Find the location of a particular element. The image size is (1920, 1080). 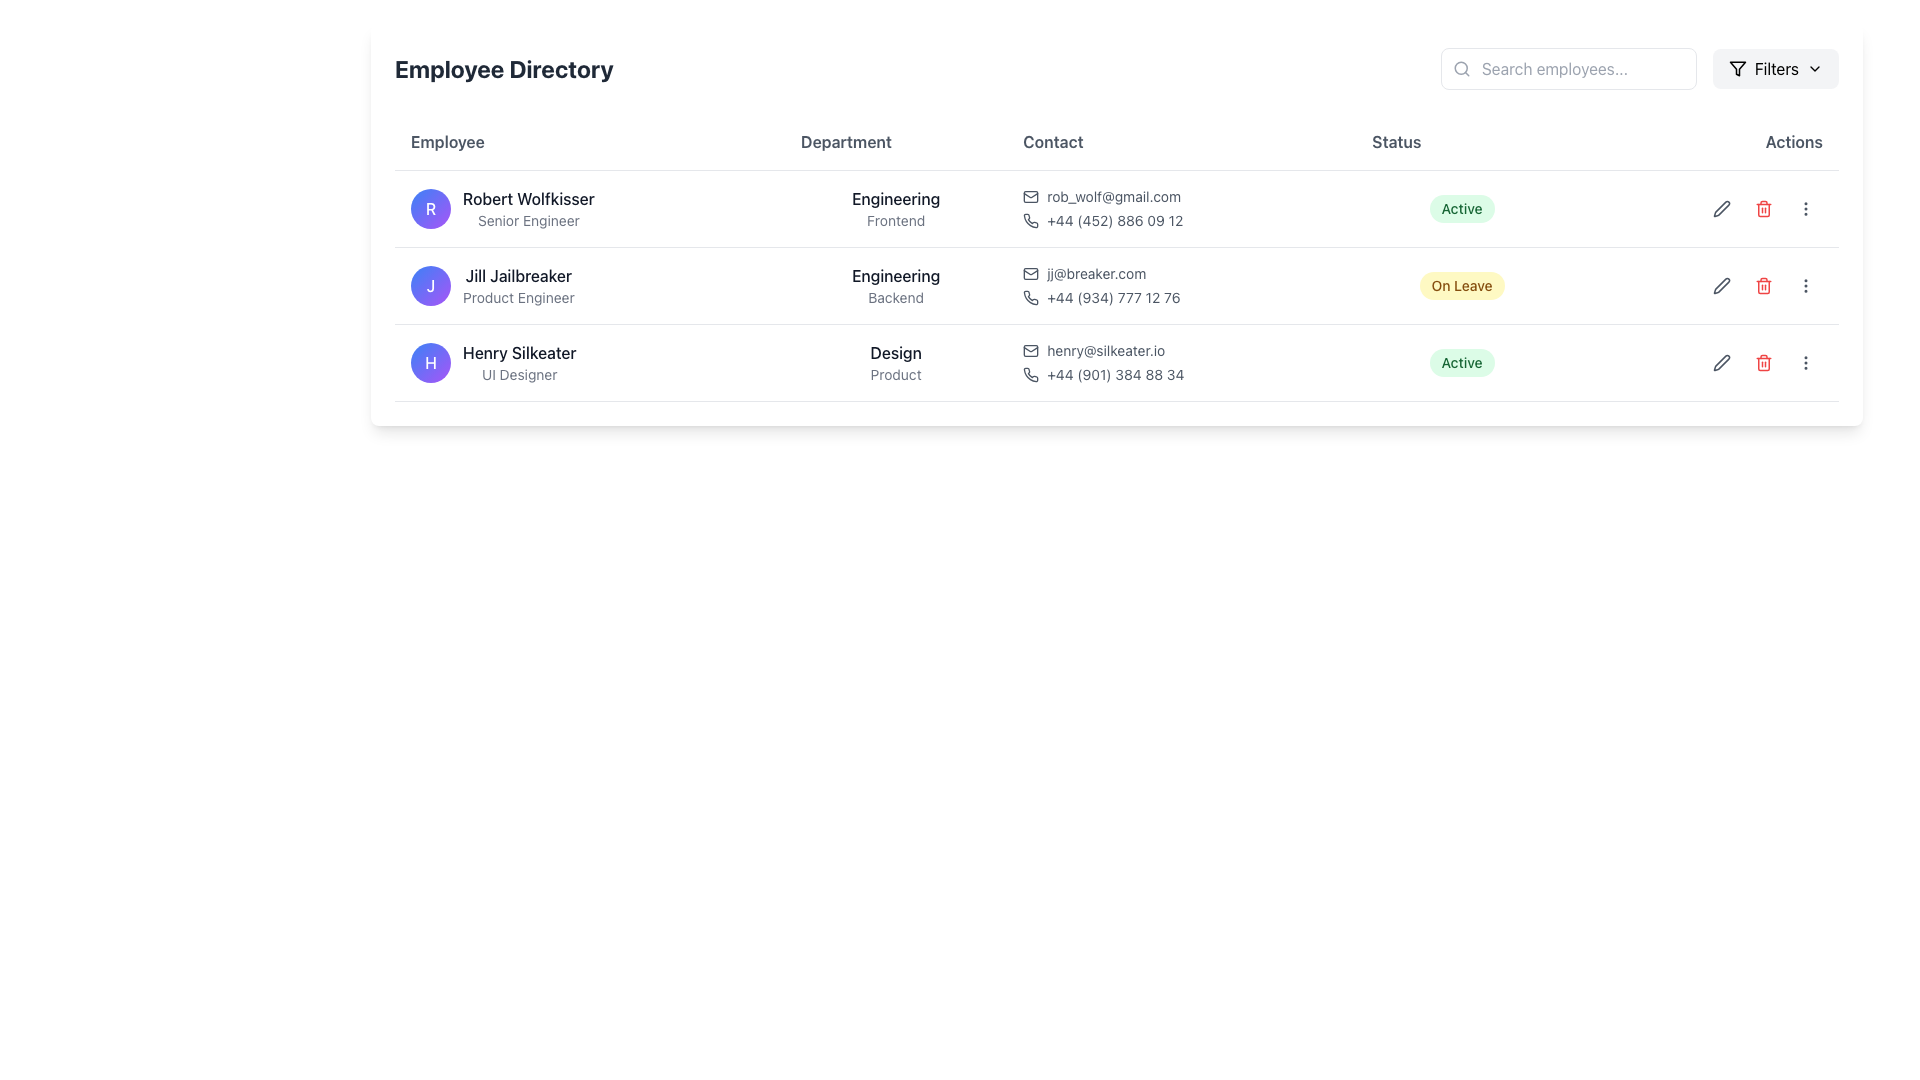

phone icon, which is a dark gray SVG graphic located to the left of the phone number '+44 (934) 777 12 76' in the Contact section of the table is located at coordinates (1031, 297).